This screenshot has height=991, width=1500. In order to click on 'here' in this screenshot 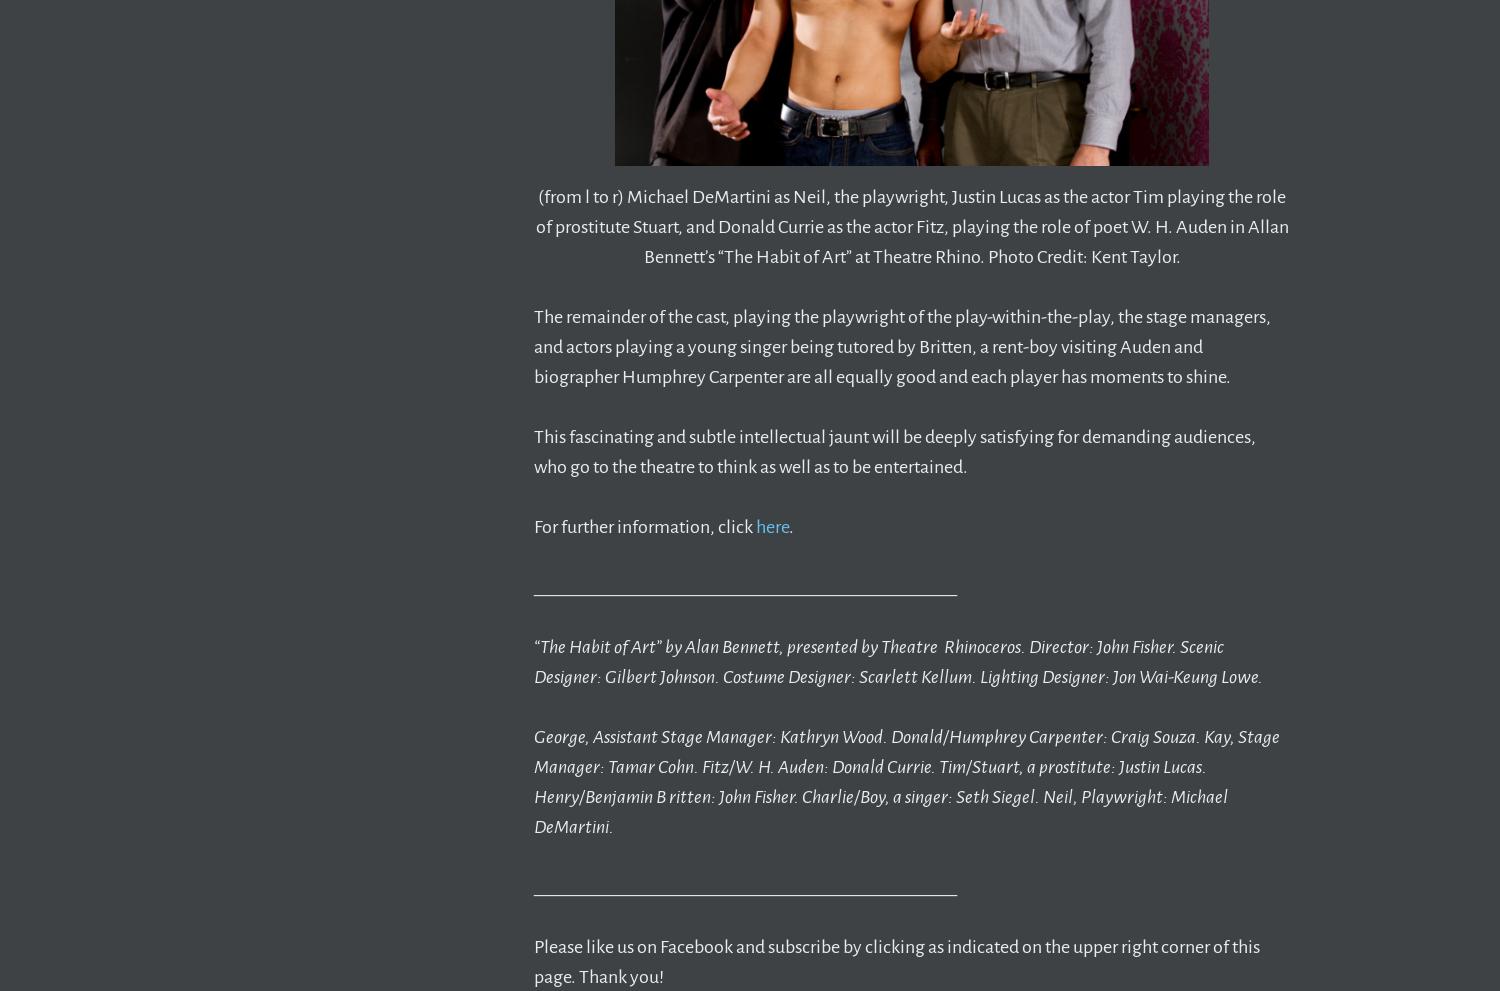, I will do `click(756, 527)`.